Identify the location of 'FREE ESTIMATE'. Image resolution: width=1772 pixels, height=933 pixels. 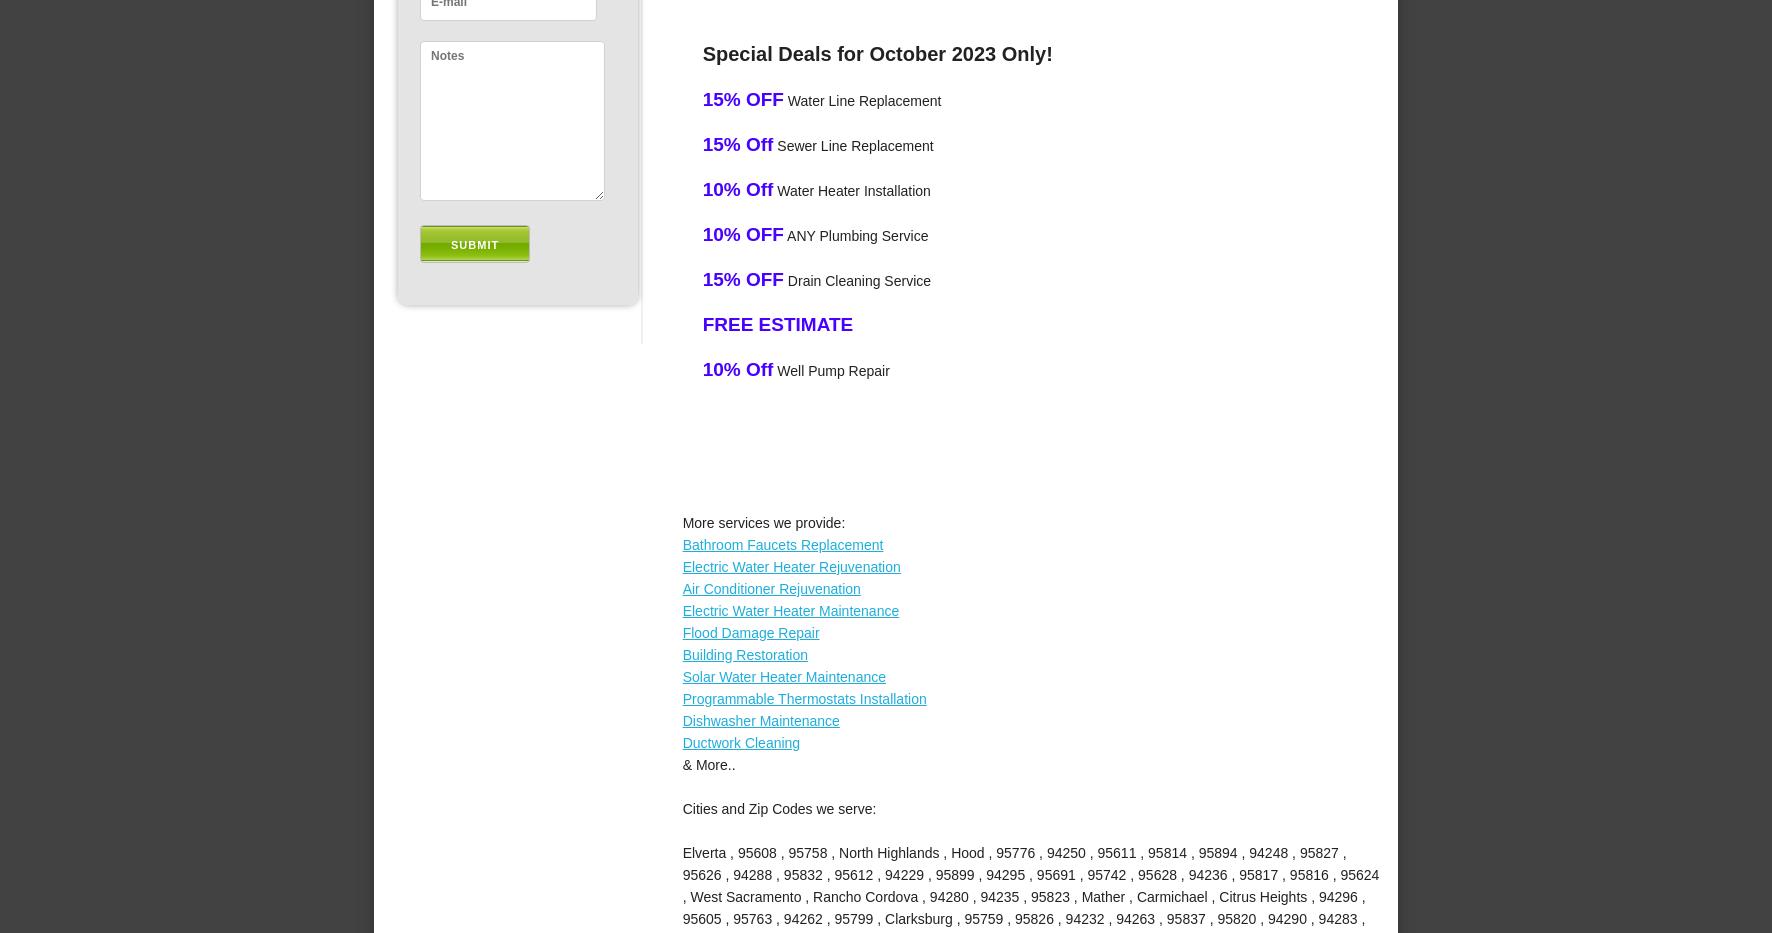
(777, 322).